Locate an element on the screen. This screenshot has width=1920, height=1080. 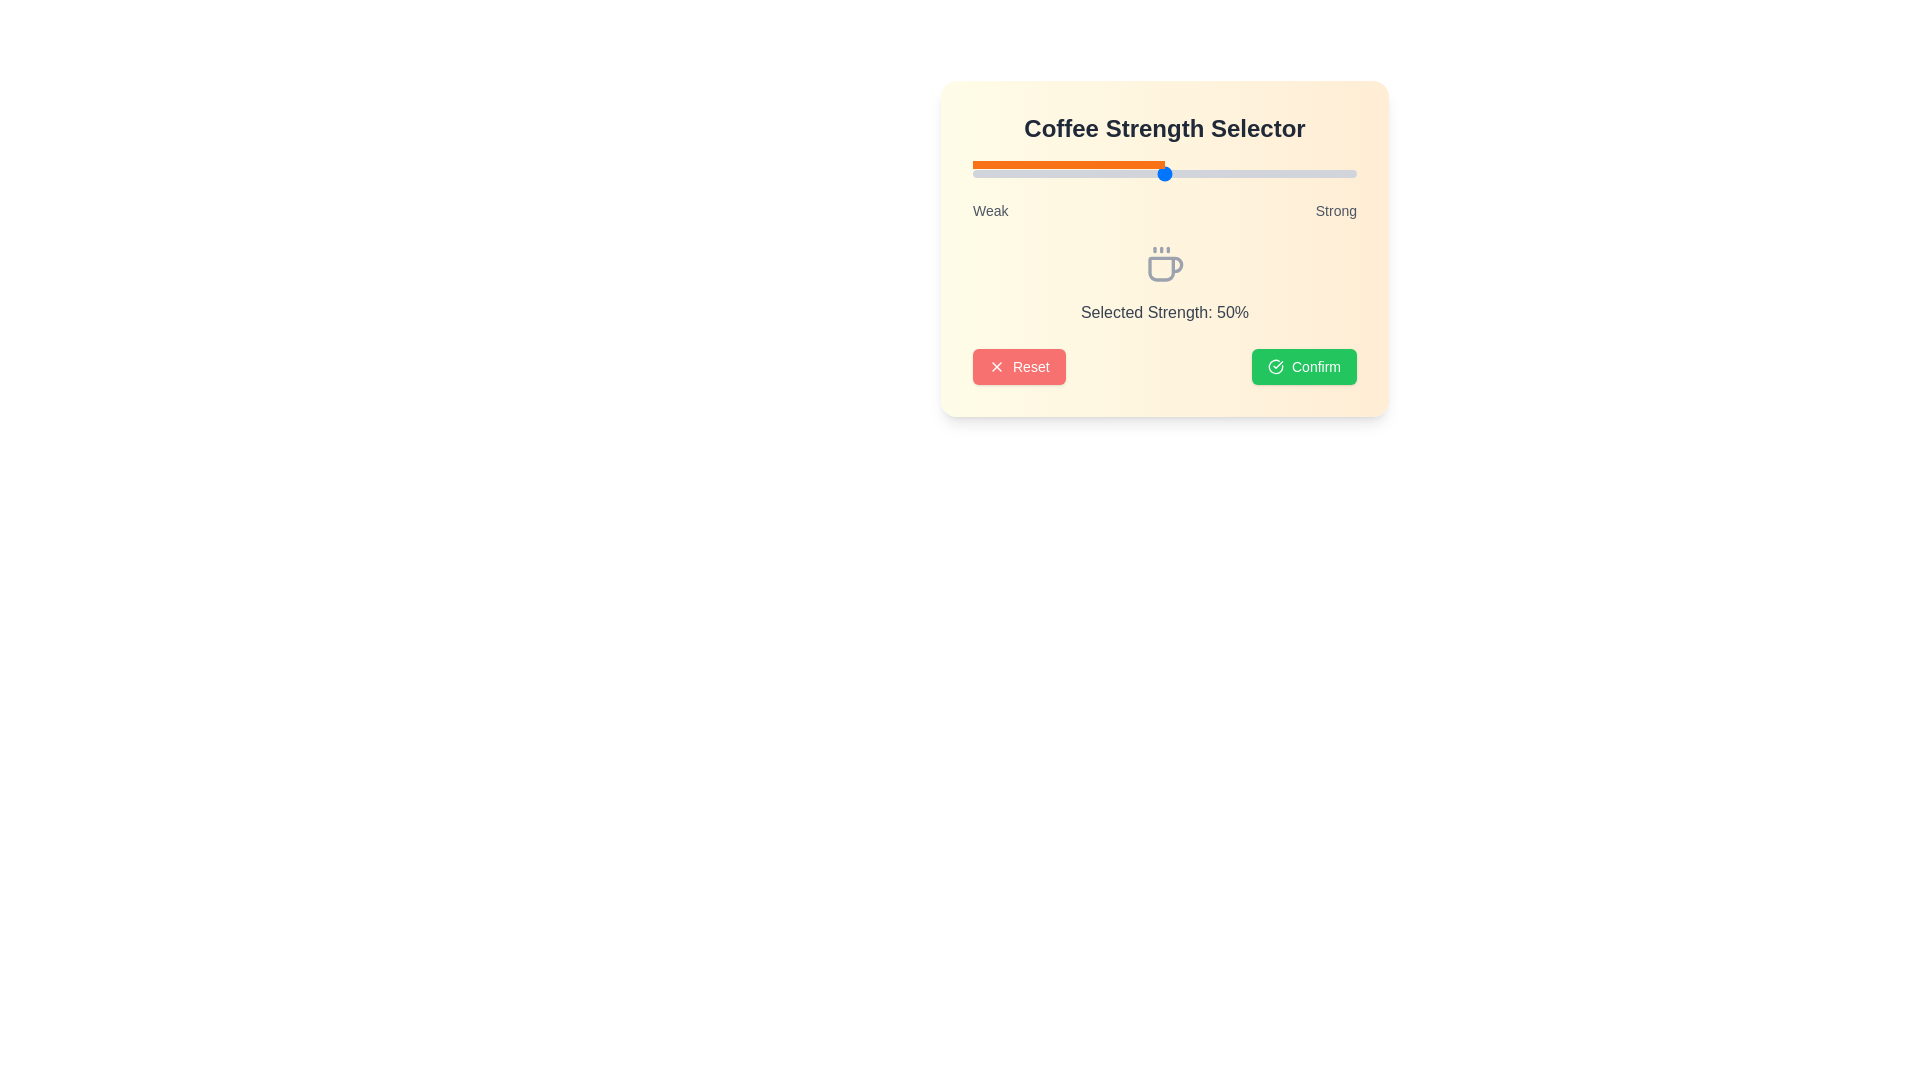
the coffee strength is located at coordinates (1180, 172).